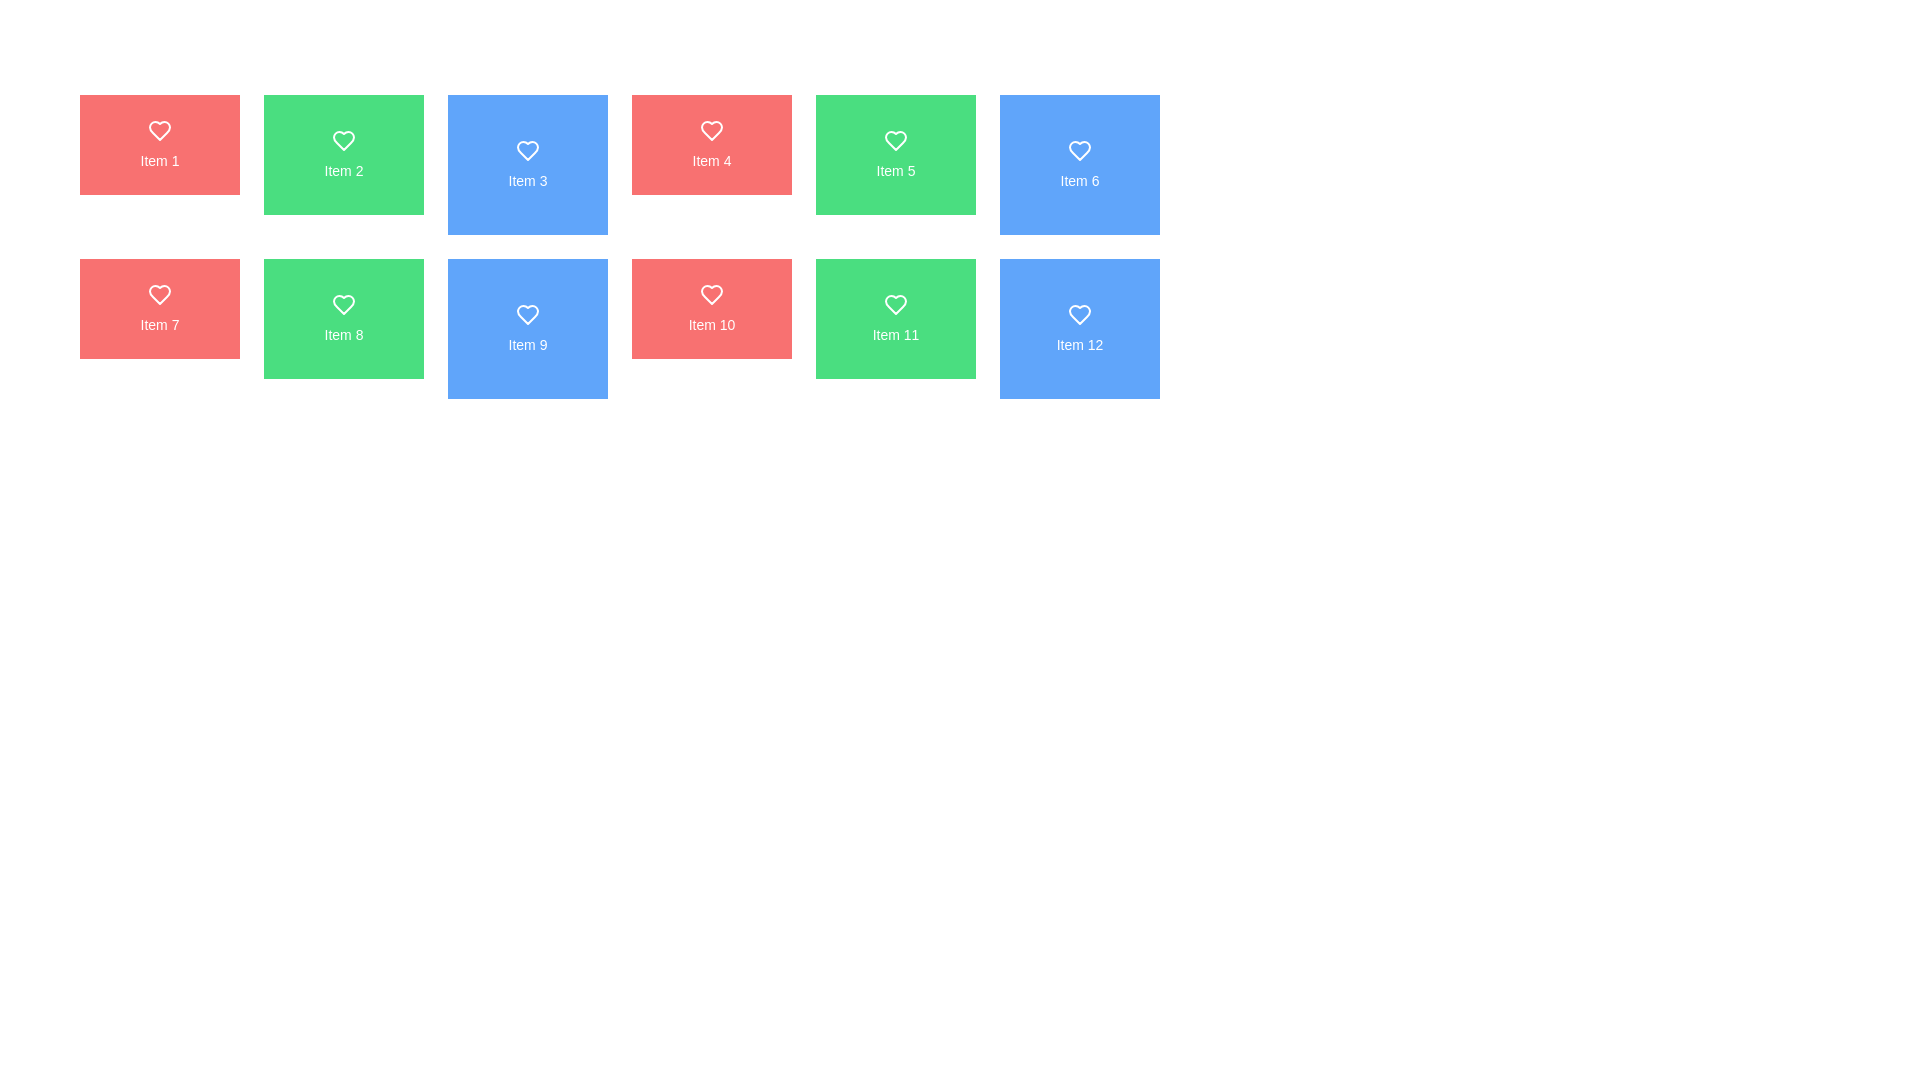 The width and height of the screenshot is (1920, 1080). I want to click on the text label displaying 'Item 1' which is styled with a white font on a red background, located below a heart icon in the top-left corner of the grid, so click(158, 160).